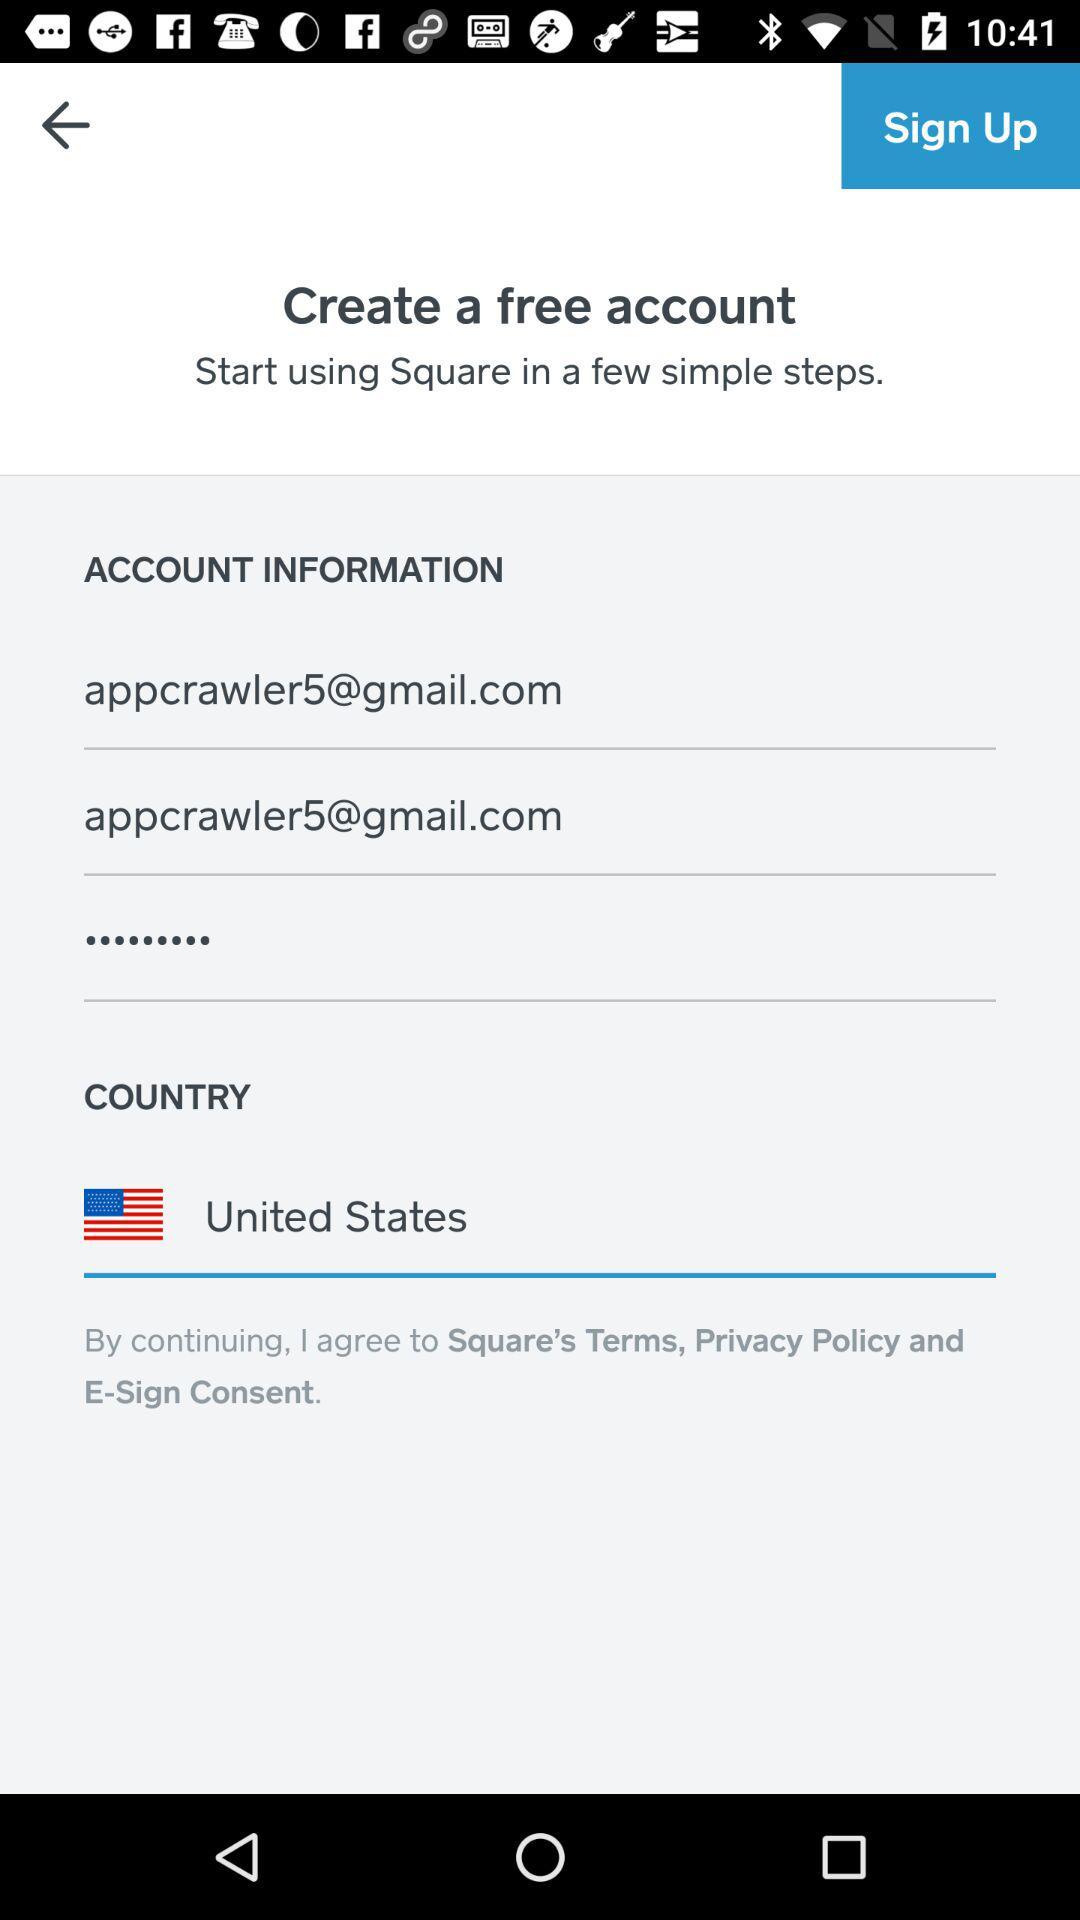 Image resolution: width=1080 pixels, height=1920 pixels. I want to click on icon below the united states icon, so click(523, 1363).